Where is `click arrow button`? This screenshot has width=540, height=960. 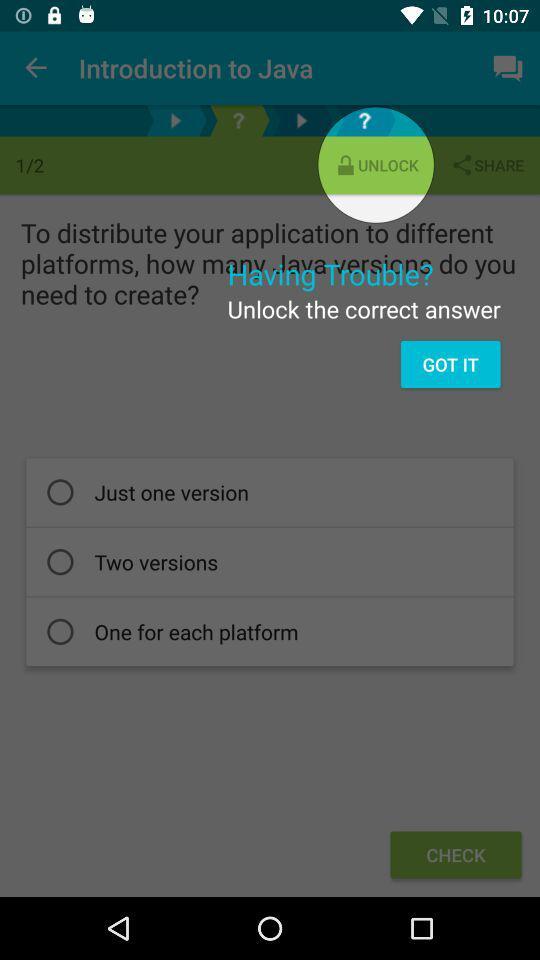 click arrow button is located at coordinates (175, 120).